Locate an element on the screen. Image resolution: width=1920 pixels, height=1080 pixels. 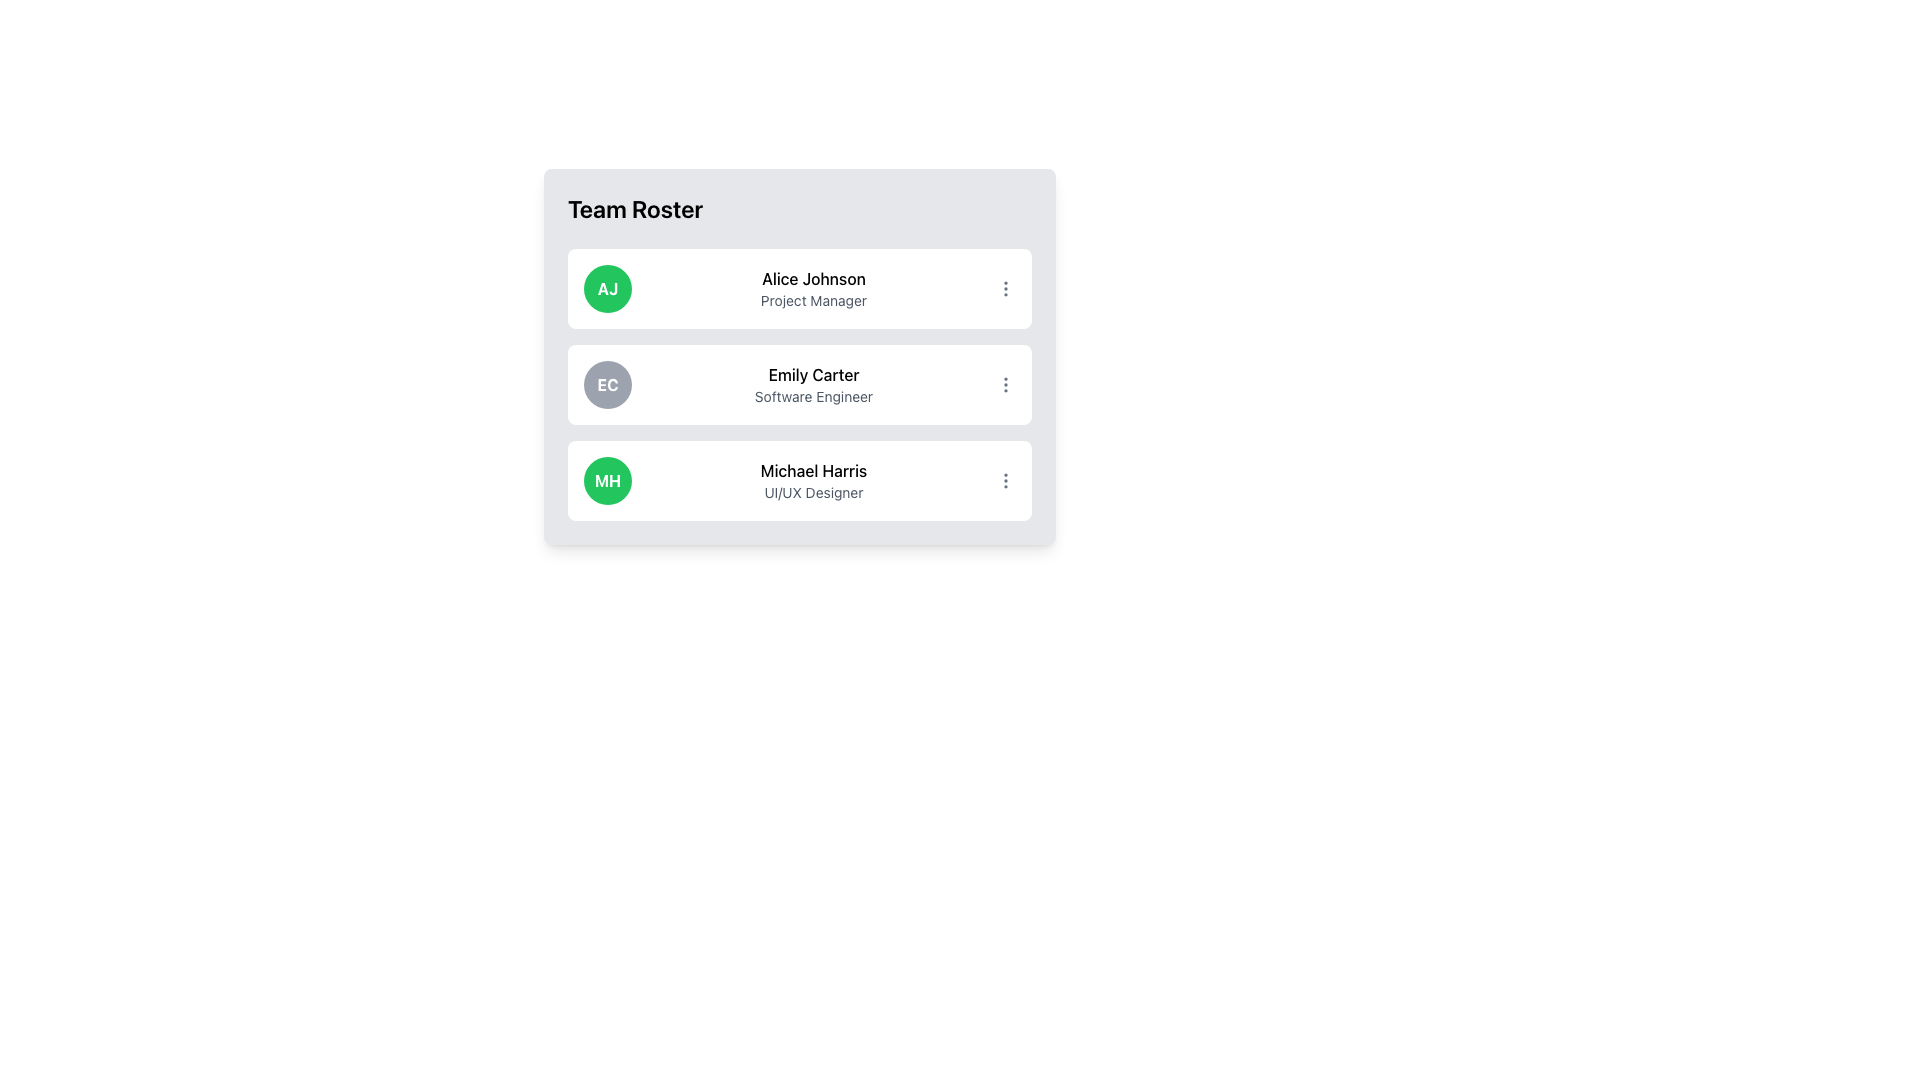
the circular badge with gray background displaying the initials 'EC' in white, bold text, located to the left of 'Emily Carter' in the 'Team Roster' list is located at coordinates (607, 385).